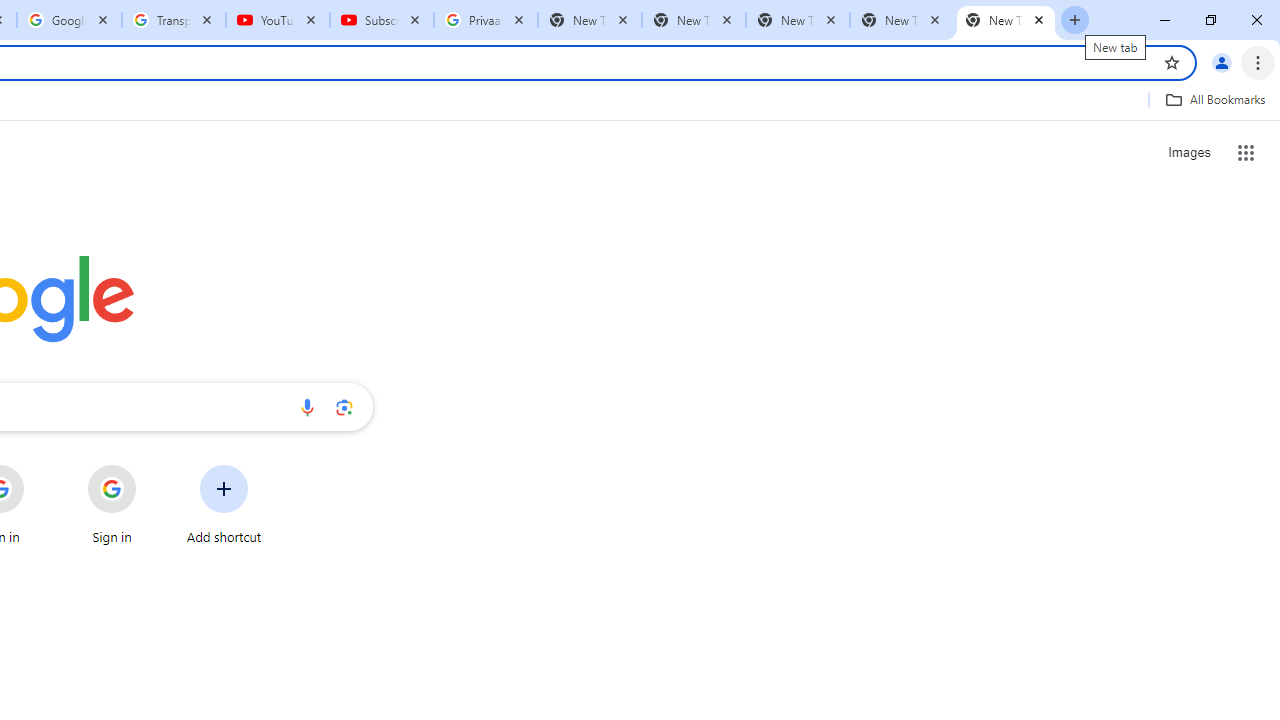 The width and height of the screenshot is (1280, 720). What do you see at coordinates (69, 20) in the screenshot?
I see `'Google Account'` at bounding box center [69, 20].